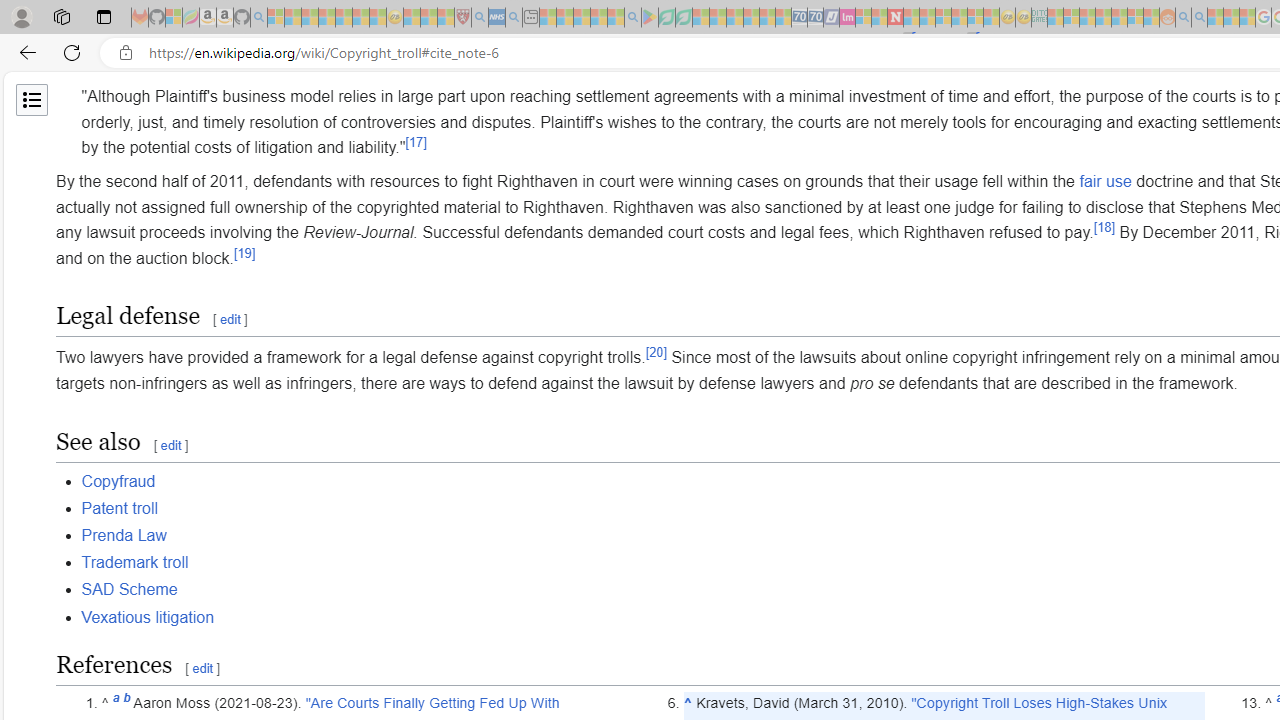  What do you see at coordinates (1070, 17) in the screenshot?
I see `'Microsoft account | Privacy - Sleeping'` at bounding box center [1070, 17].